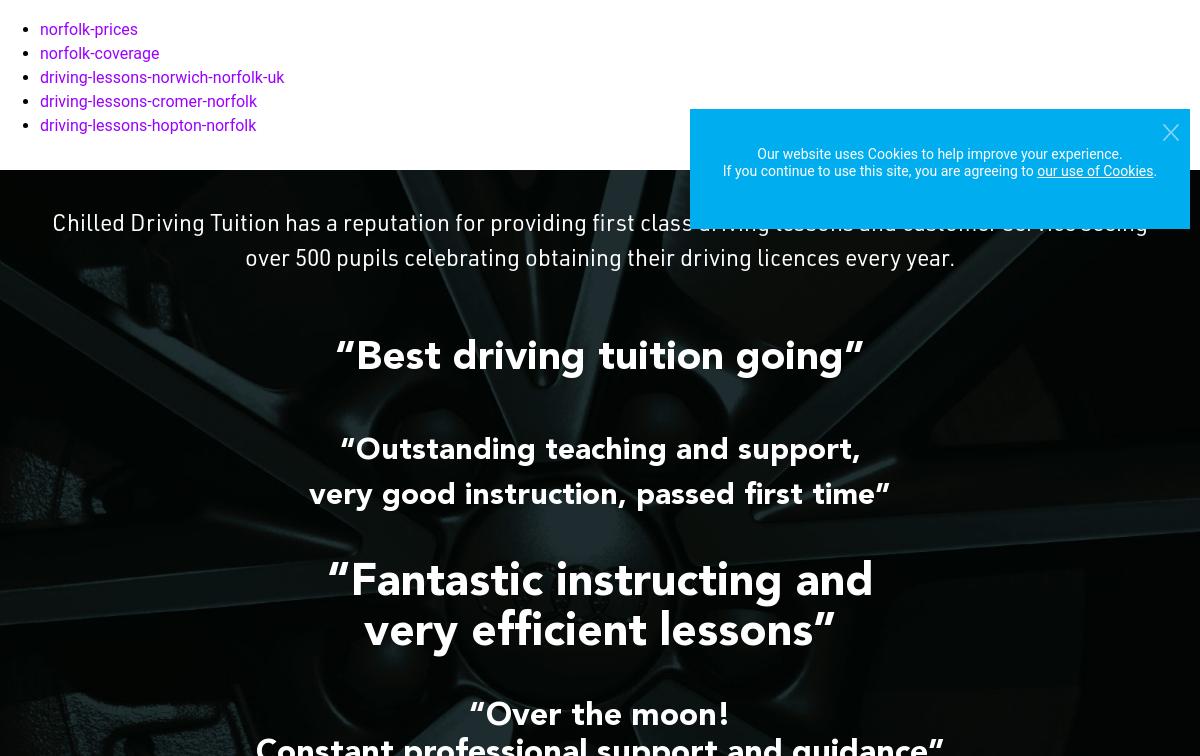 The width and height of the screenshot is (1200, 756). Describe the element at coordinates (363, 633) in the screenshot. I see `'very efficient lessons”'` at that location.